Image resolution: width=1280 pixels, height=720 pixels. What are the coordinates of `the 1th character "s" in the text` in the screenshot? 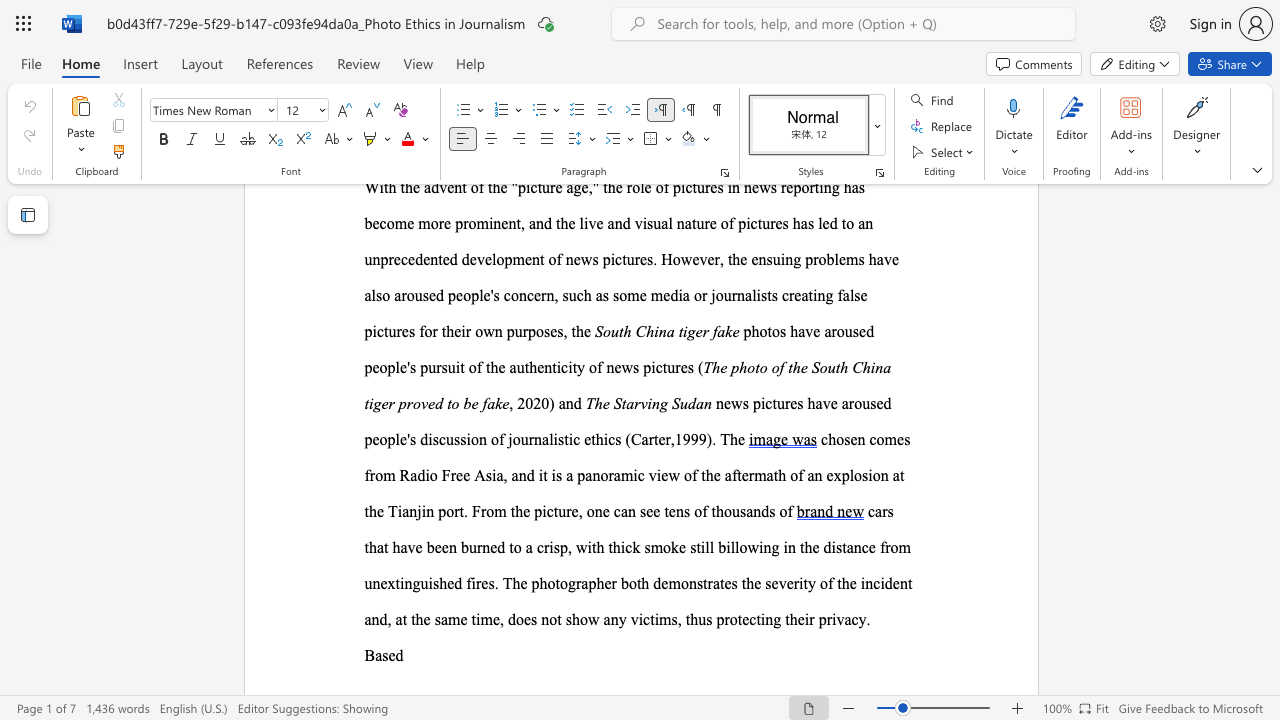 It's located at (700, 583).